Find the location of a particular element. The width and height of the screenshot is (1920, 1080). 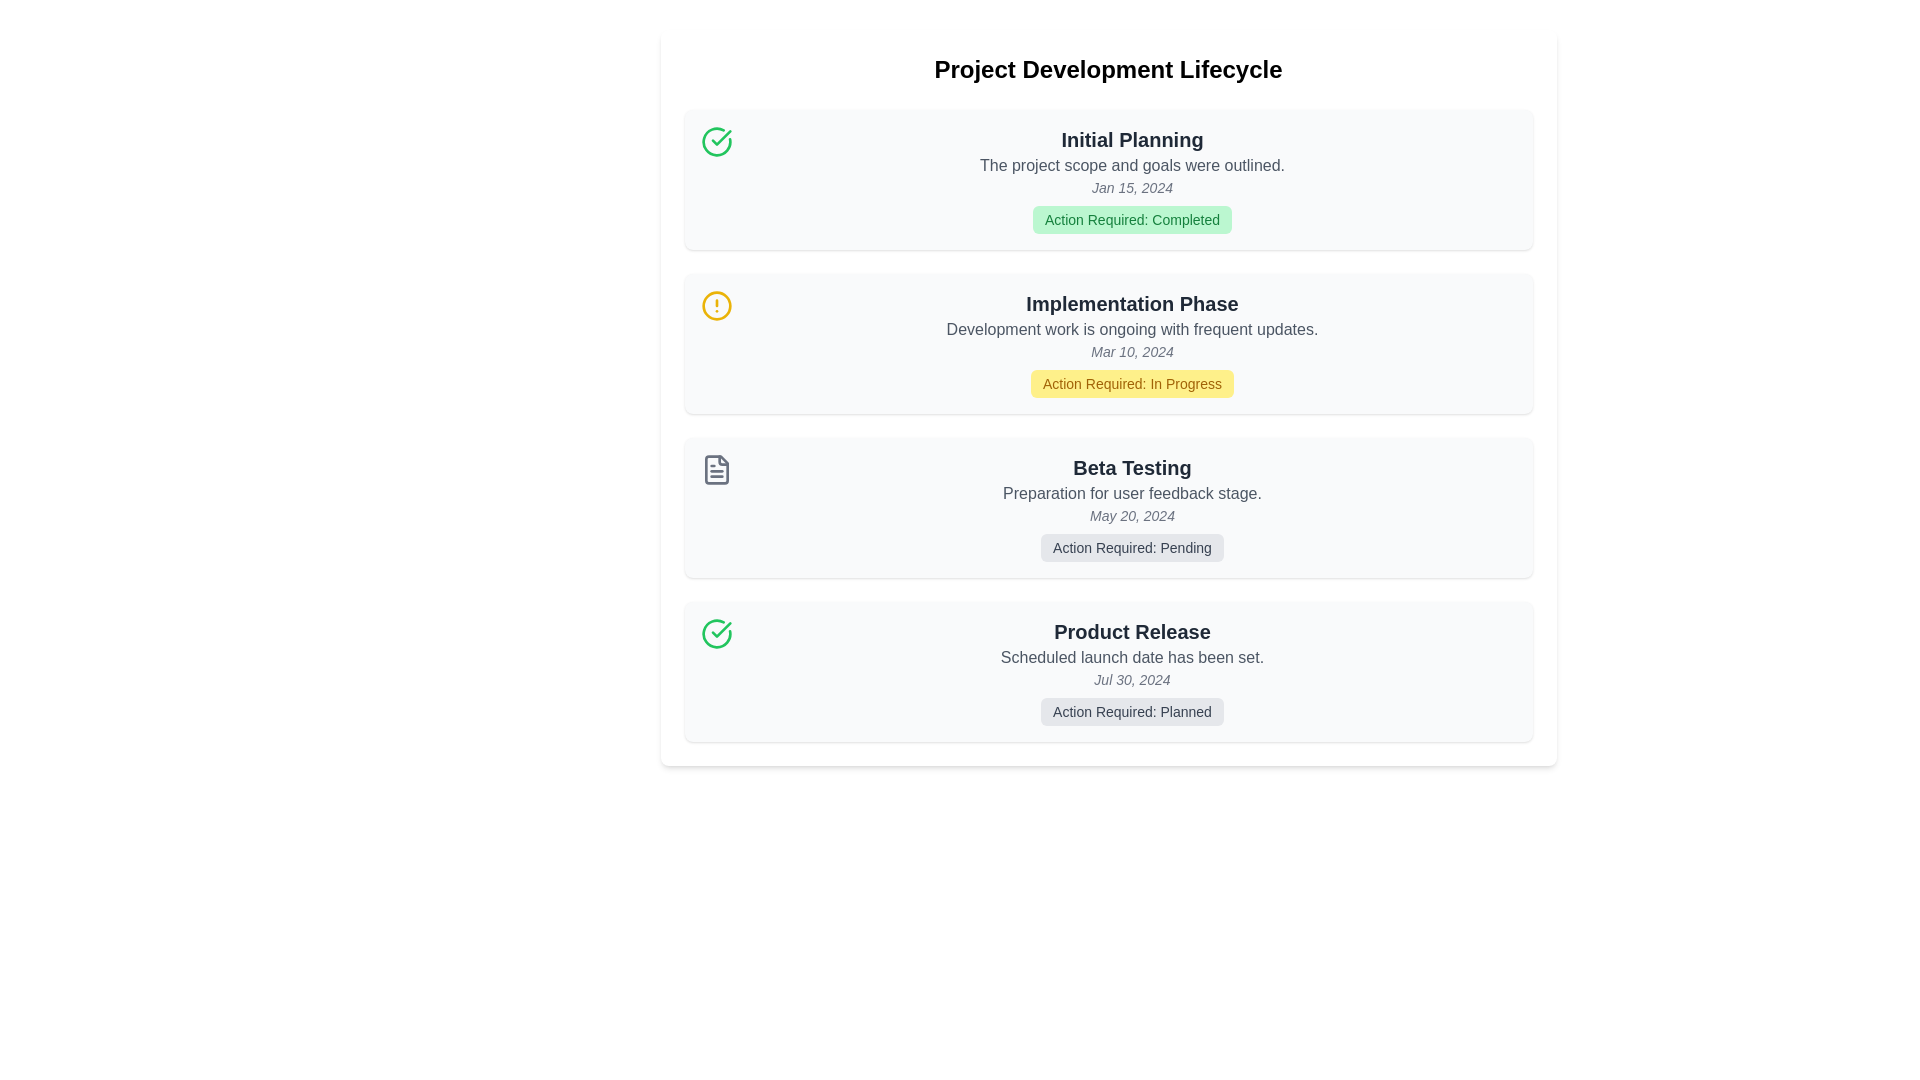

text label that provides additional details about the title 'Initial Planning', positioned directly below the bold title and above the smaller italic text is located at coordinates (1132, 164).